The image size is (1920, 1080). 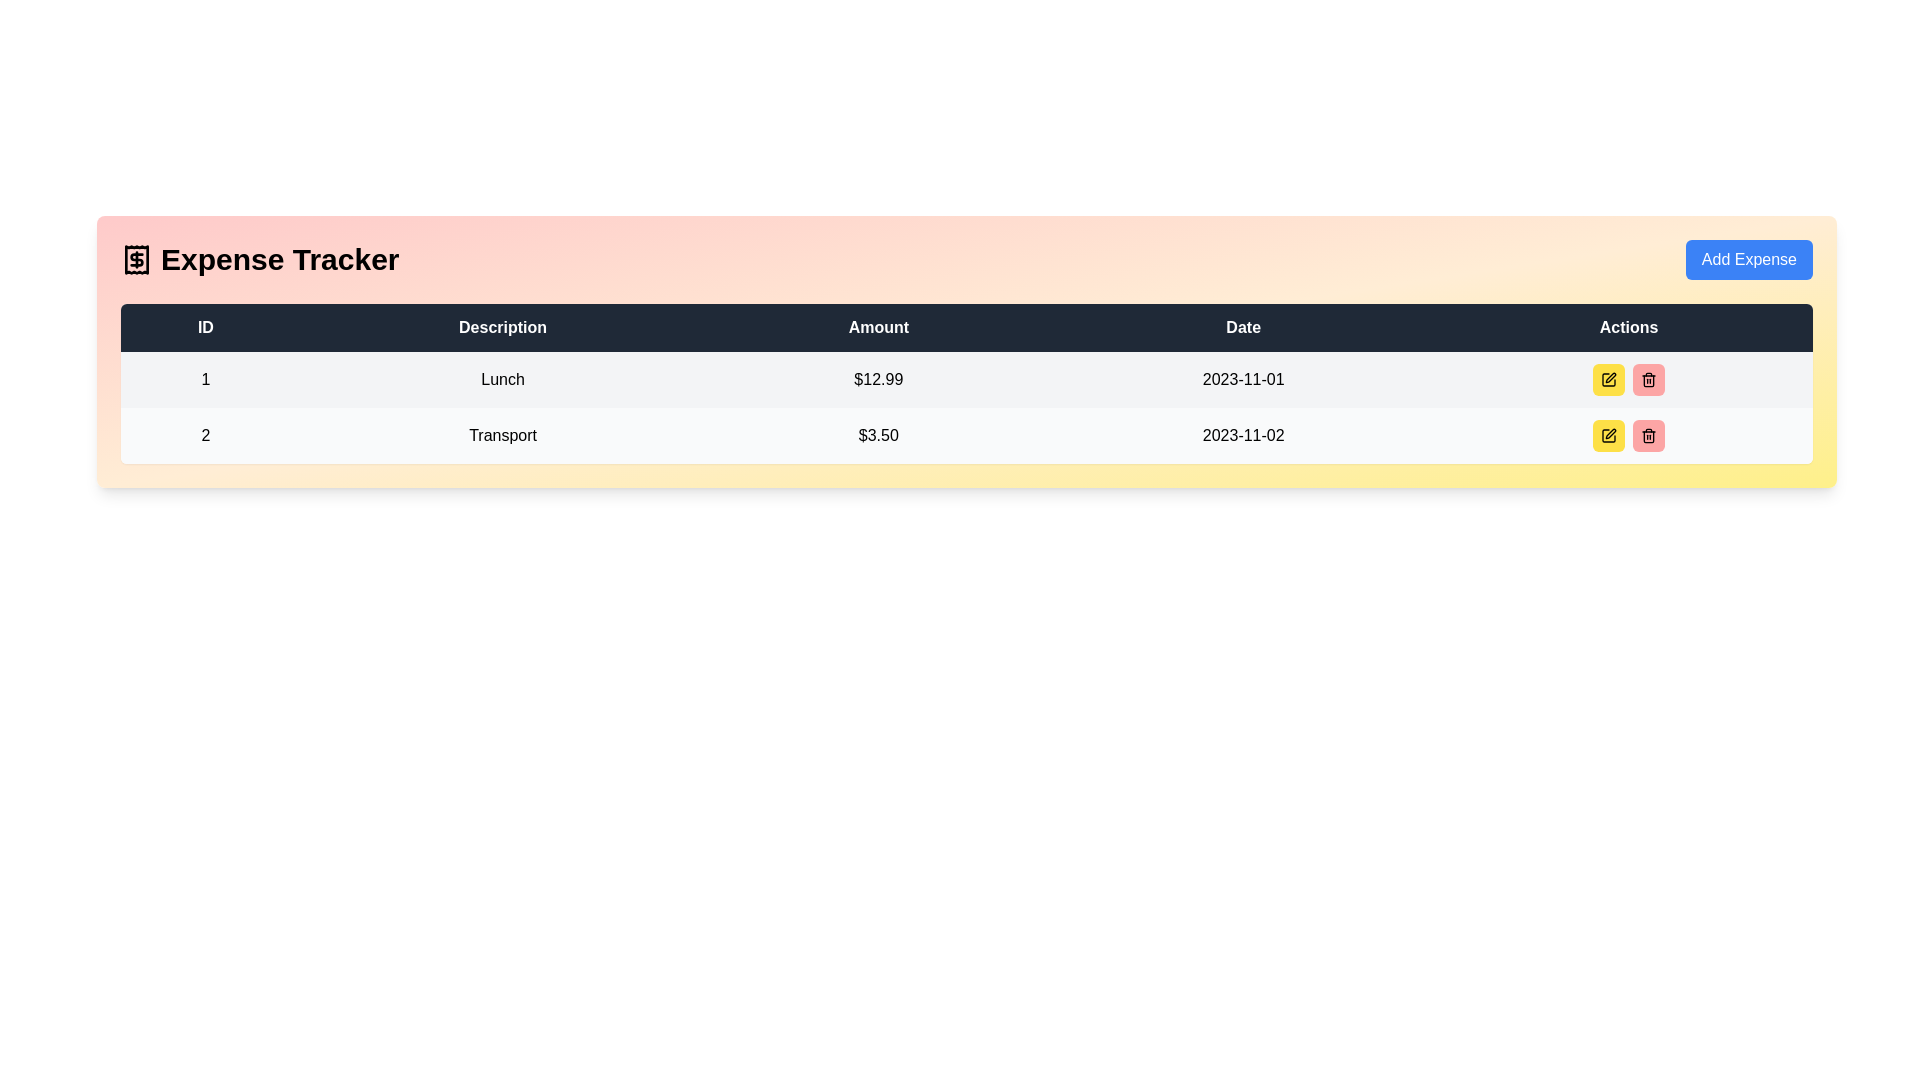 I want to click on the pen-like icon button in the Actions column of the second row, so click(x=1611, y=378).